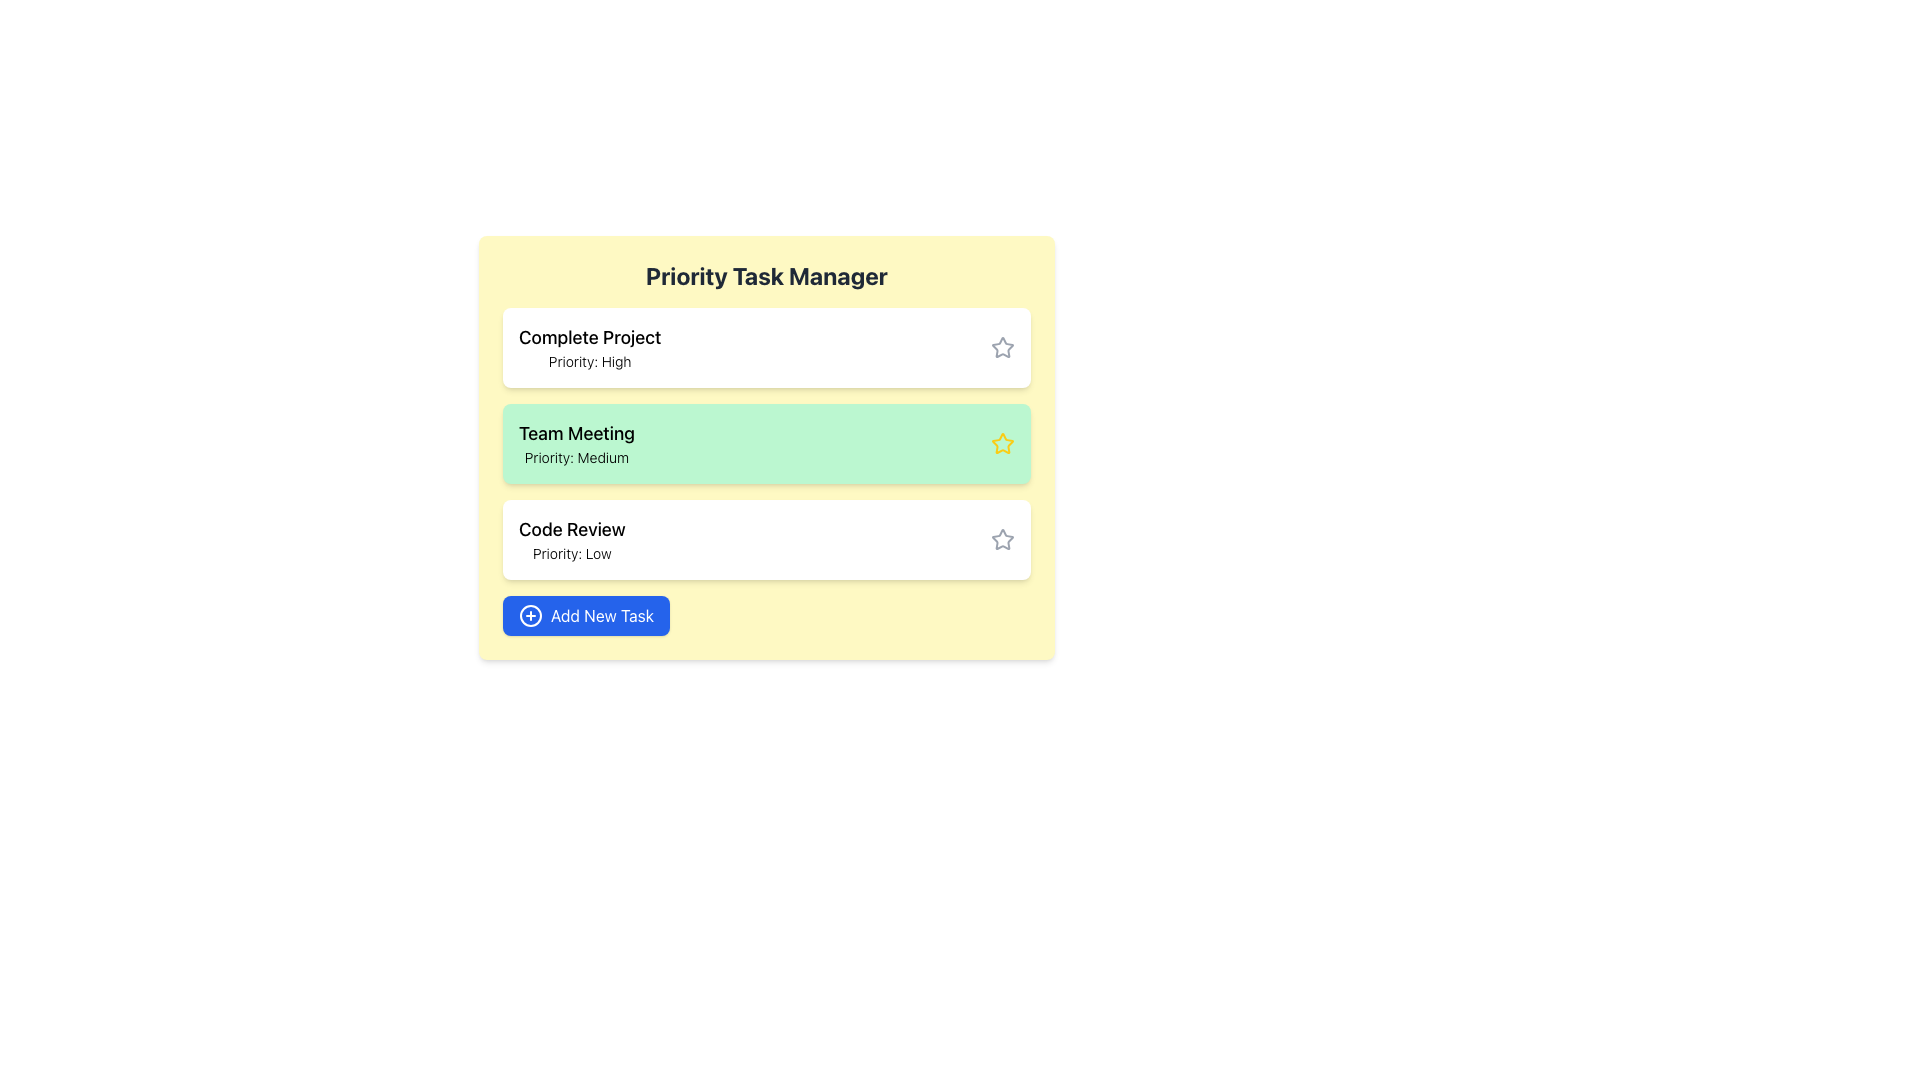 The height and width of the screenshot is (1080, 1920). I want to click on the 'Complete Project' task card, so click(766, 346).